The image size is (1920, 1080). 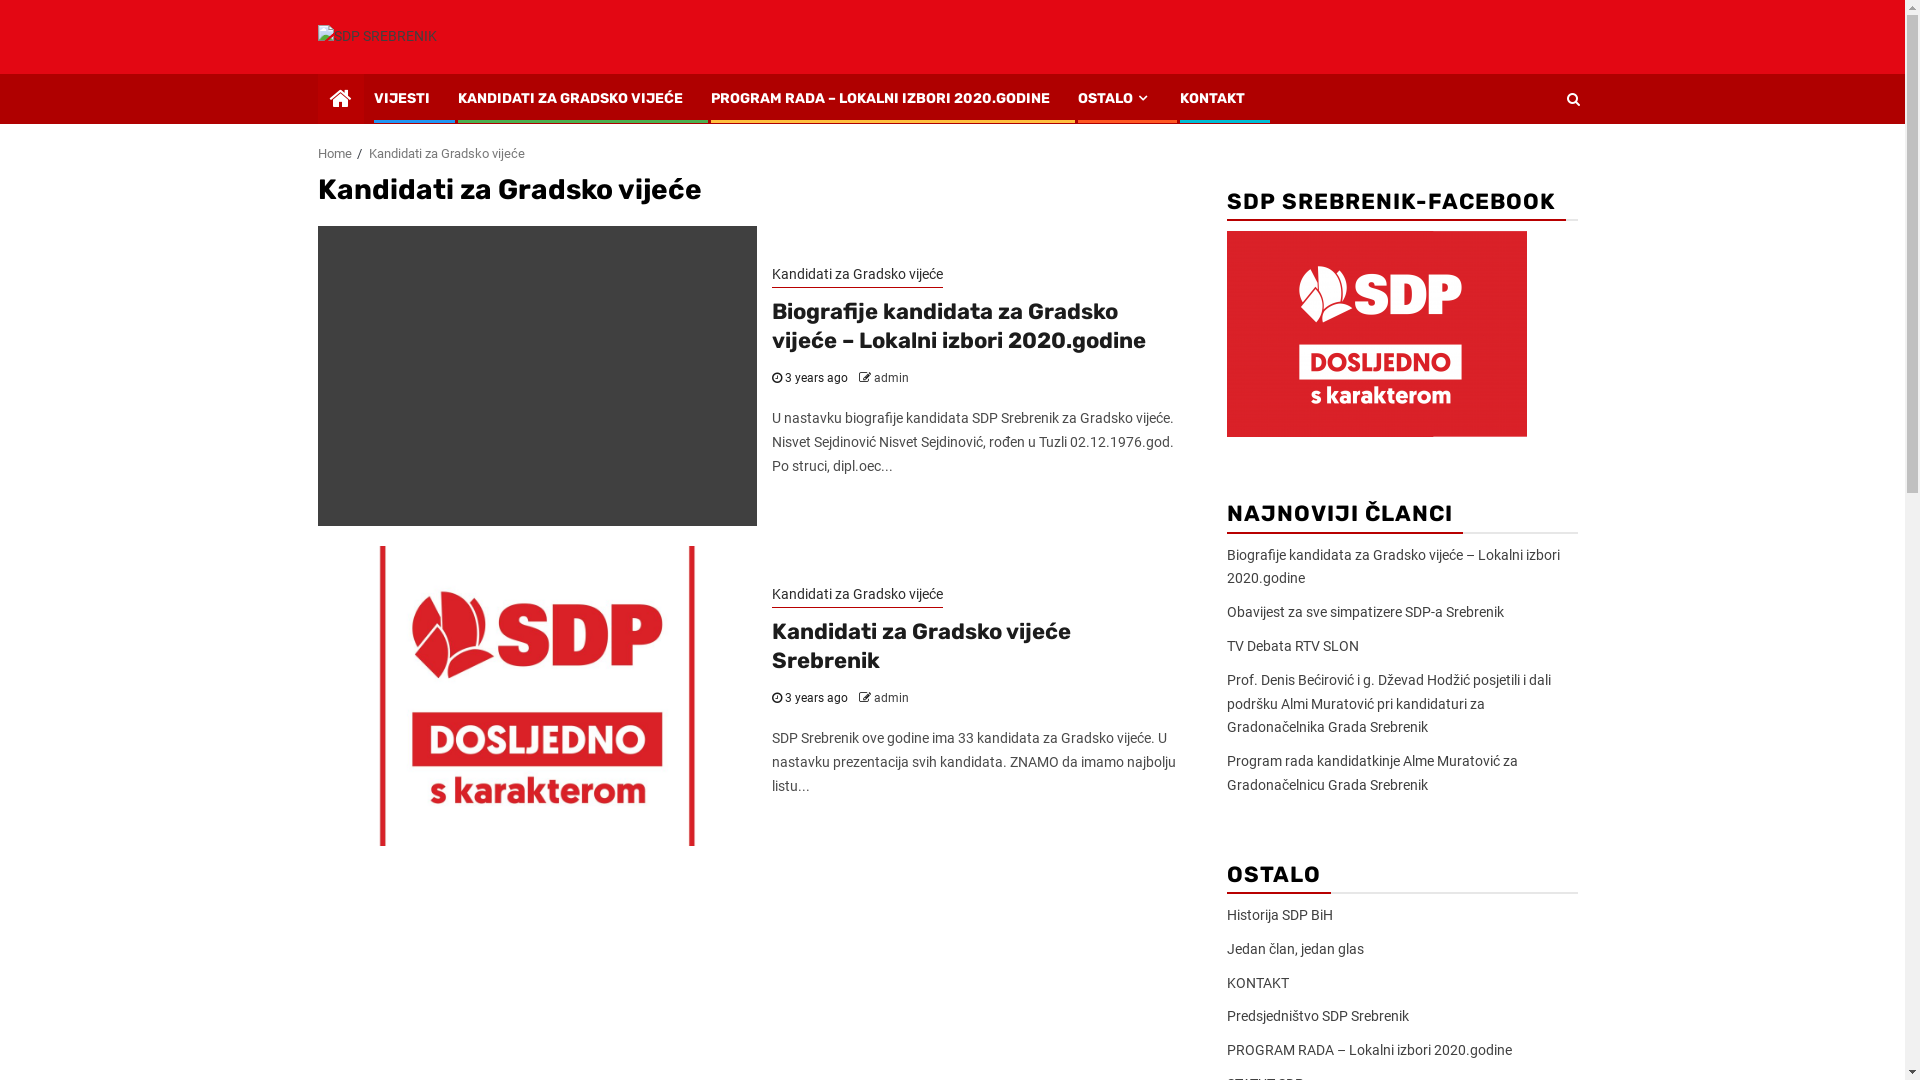 I want to click on 'Search', so click(x=1571, y=99).